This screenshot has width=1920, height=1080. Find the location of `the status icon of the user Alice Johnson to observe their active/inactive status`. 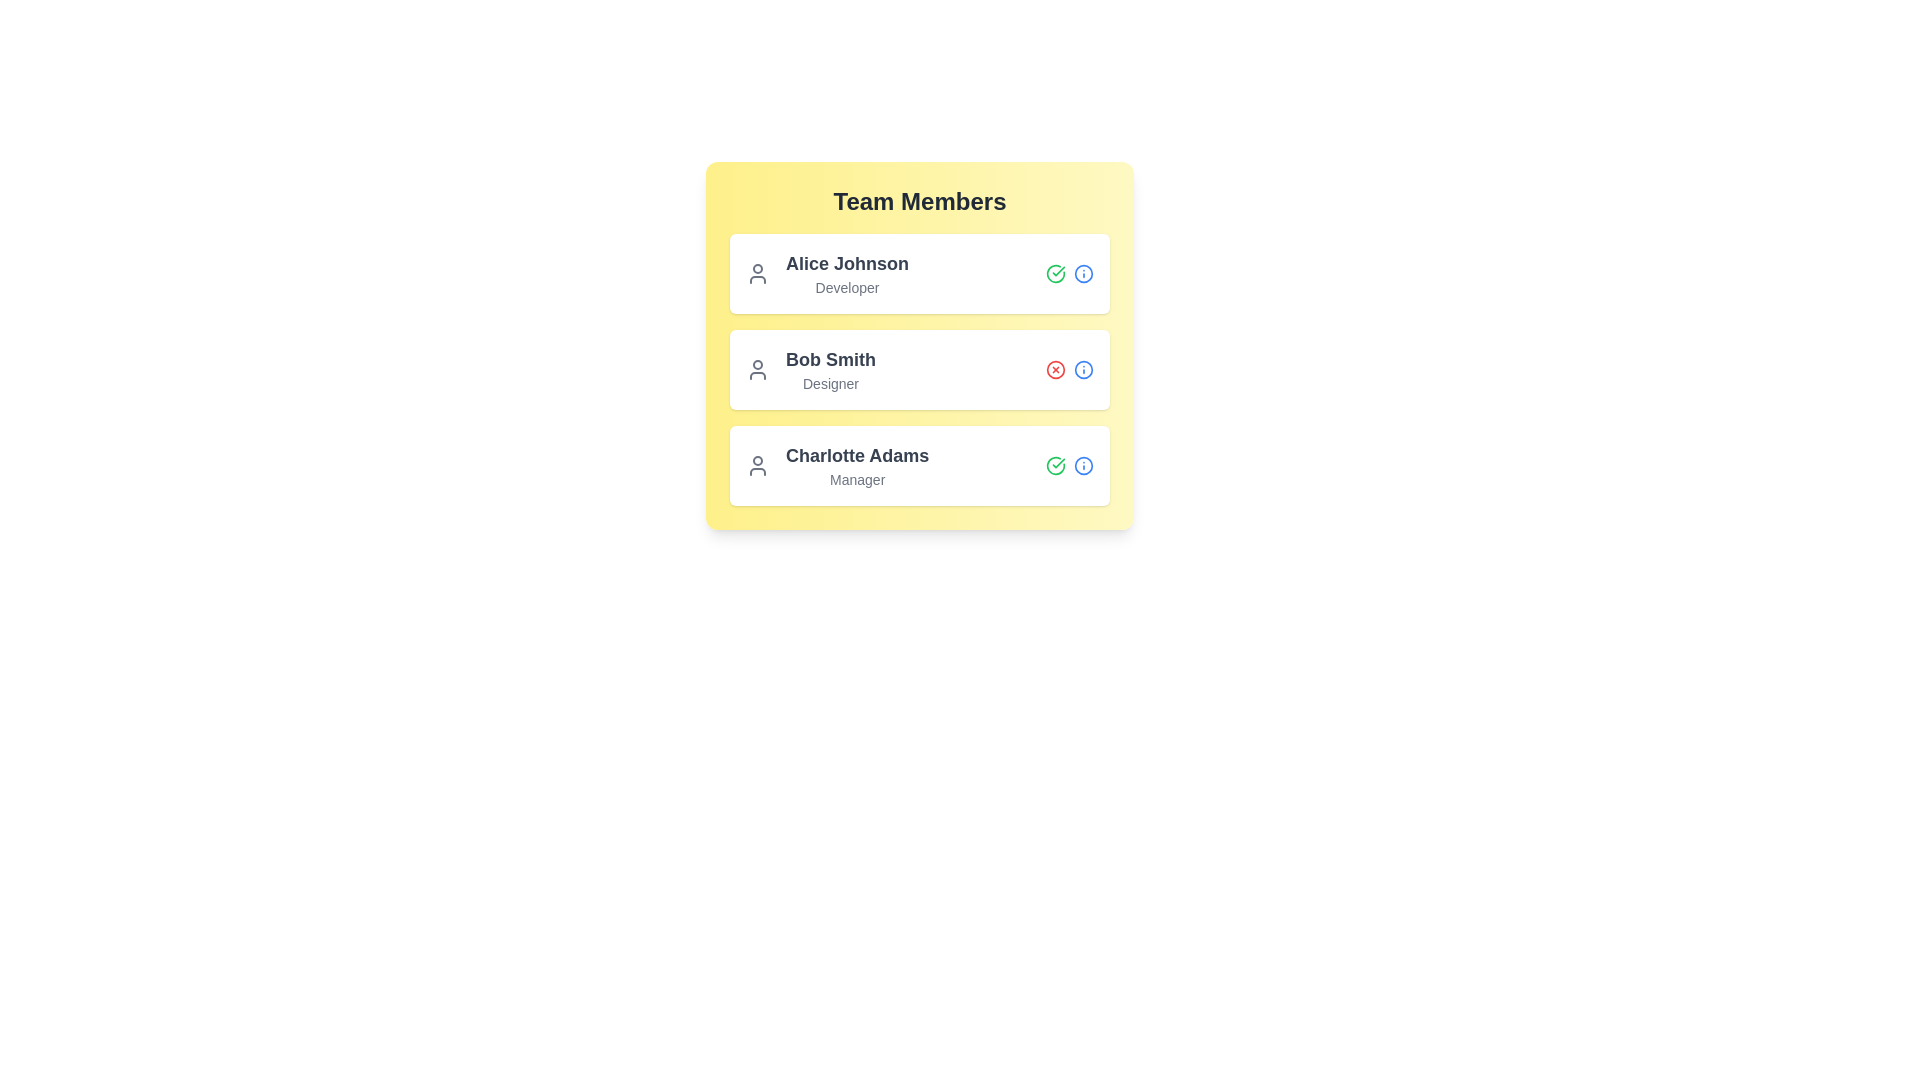

the status icon of the user Alice Johnson to observe their active/inactive status is located at coordinates (1055, 273).